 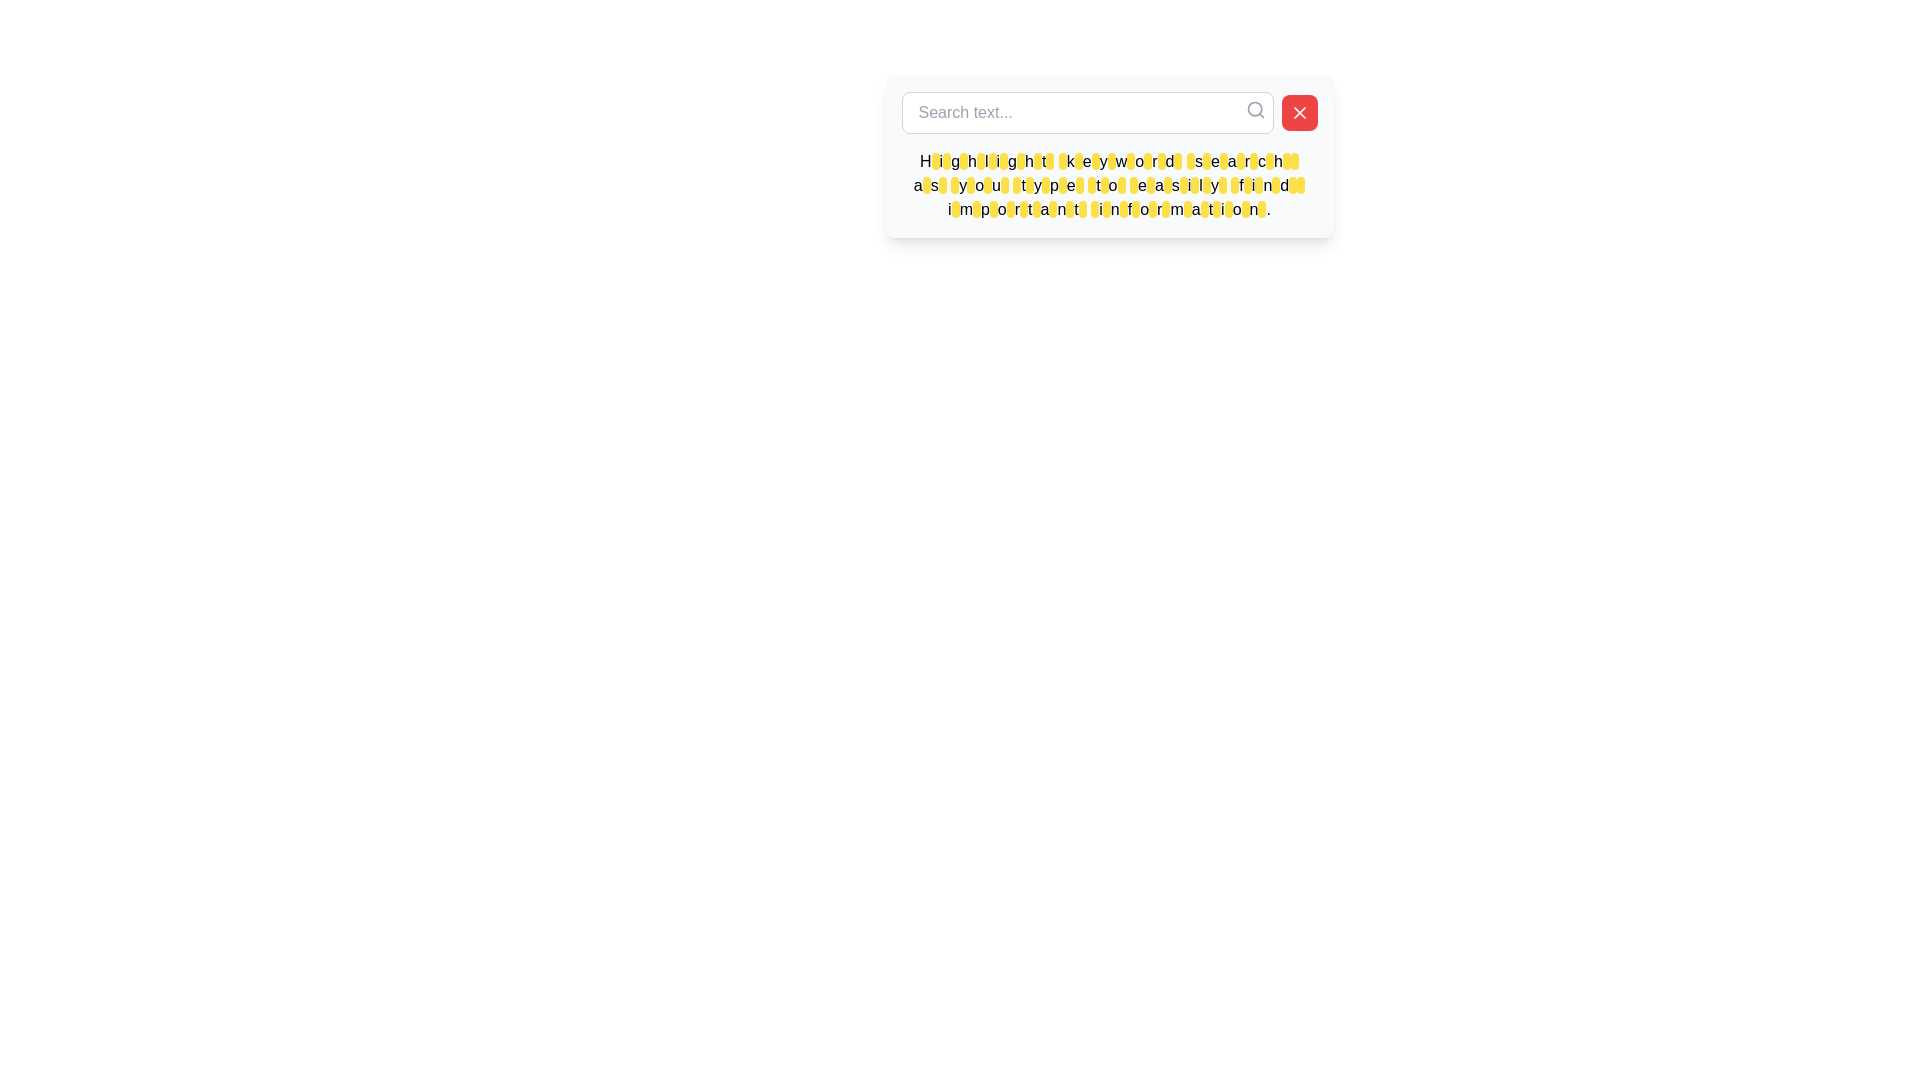 What do you see at coordinates (1216, 209) in the screenshot?
I see `the 54th highlighted segment in the text that visually emphasizes its importance within the context` at bounding box center [1216, 209].